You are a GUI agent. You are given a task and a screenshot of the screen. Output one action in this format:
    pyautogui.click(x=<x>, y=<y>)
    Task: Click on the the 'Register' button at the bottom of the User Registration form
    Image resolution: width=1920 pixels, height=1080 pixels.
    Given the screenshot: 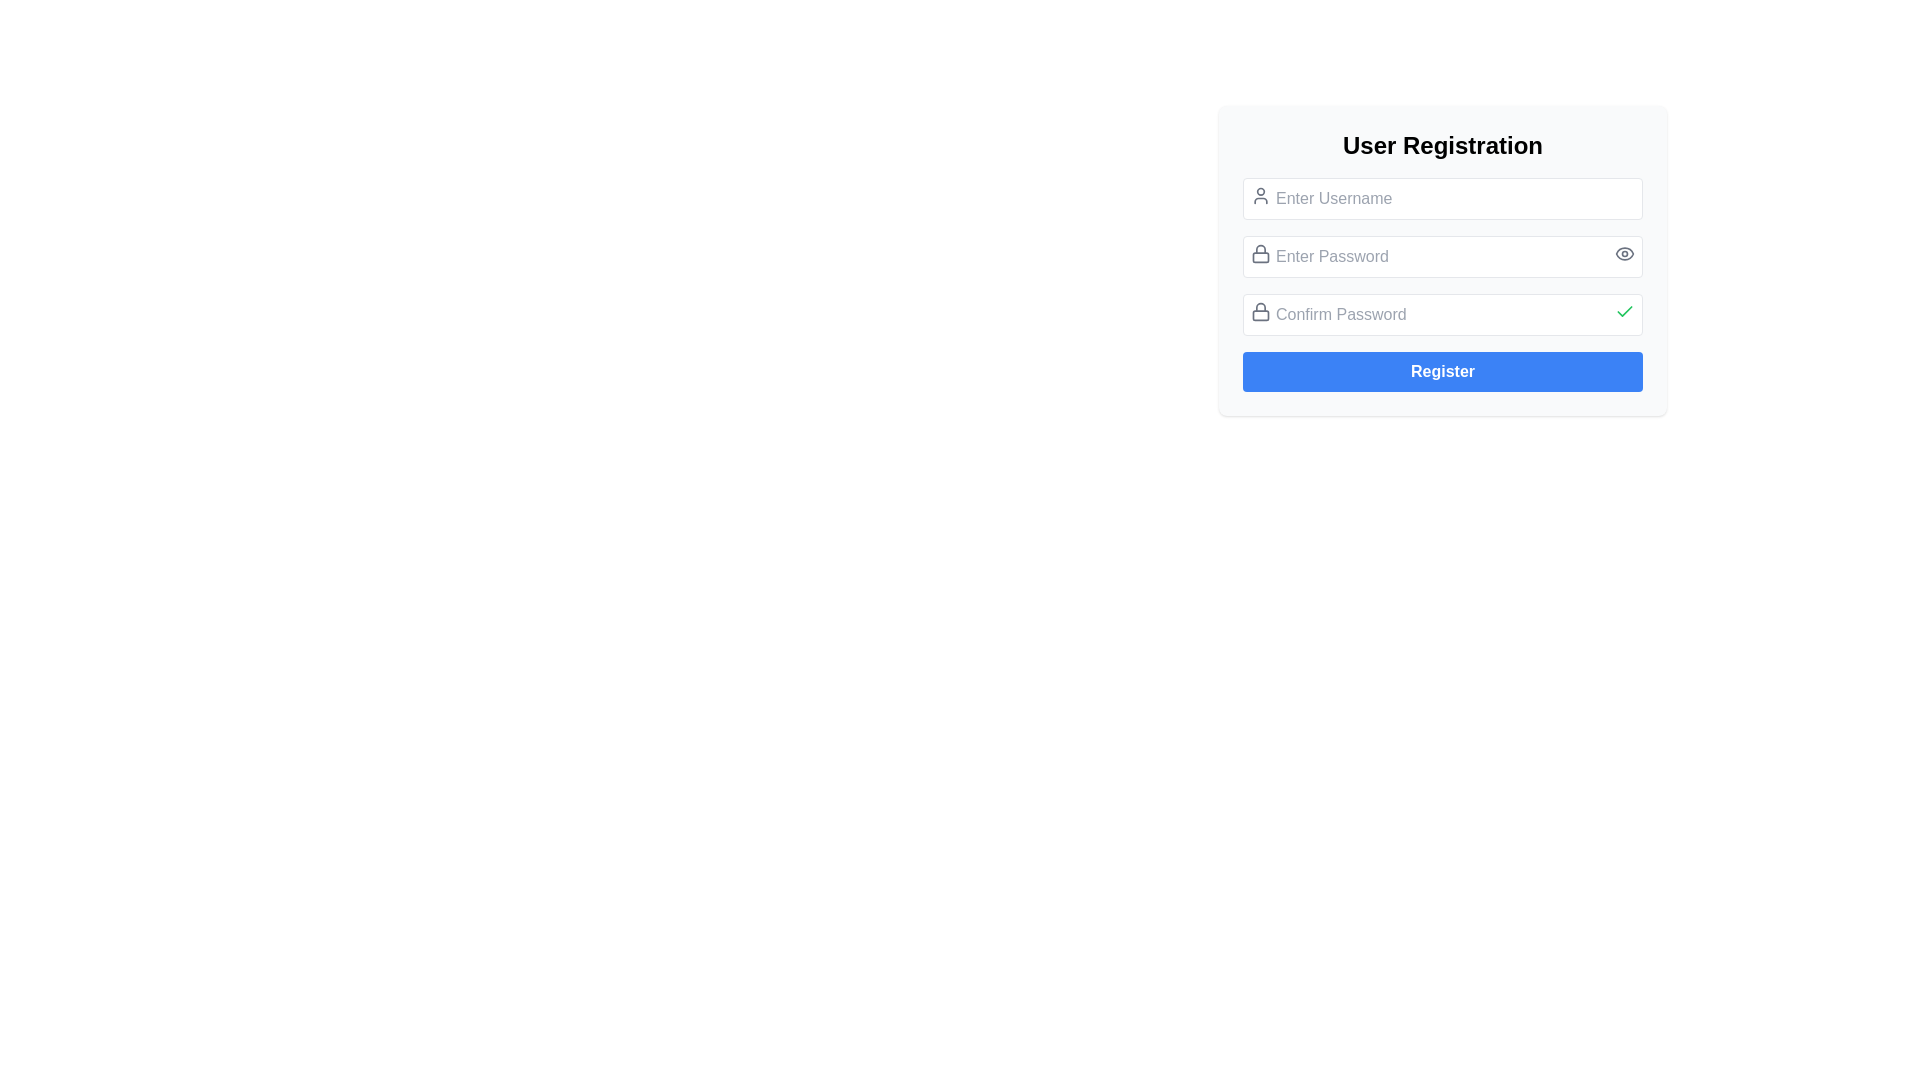 What is the action you would take?
    pyautogui.click(x=1443, y=371)
    